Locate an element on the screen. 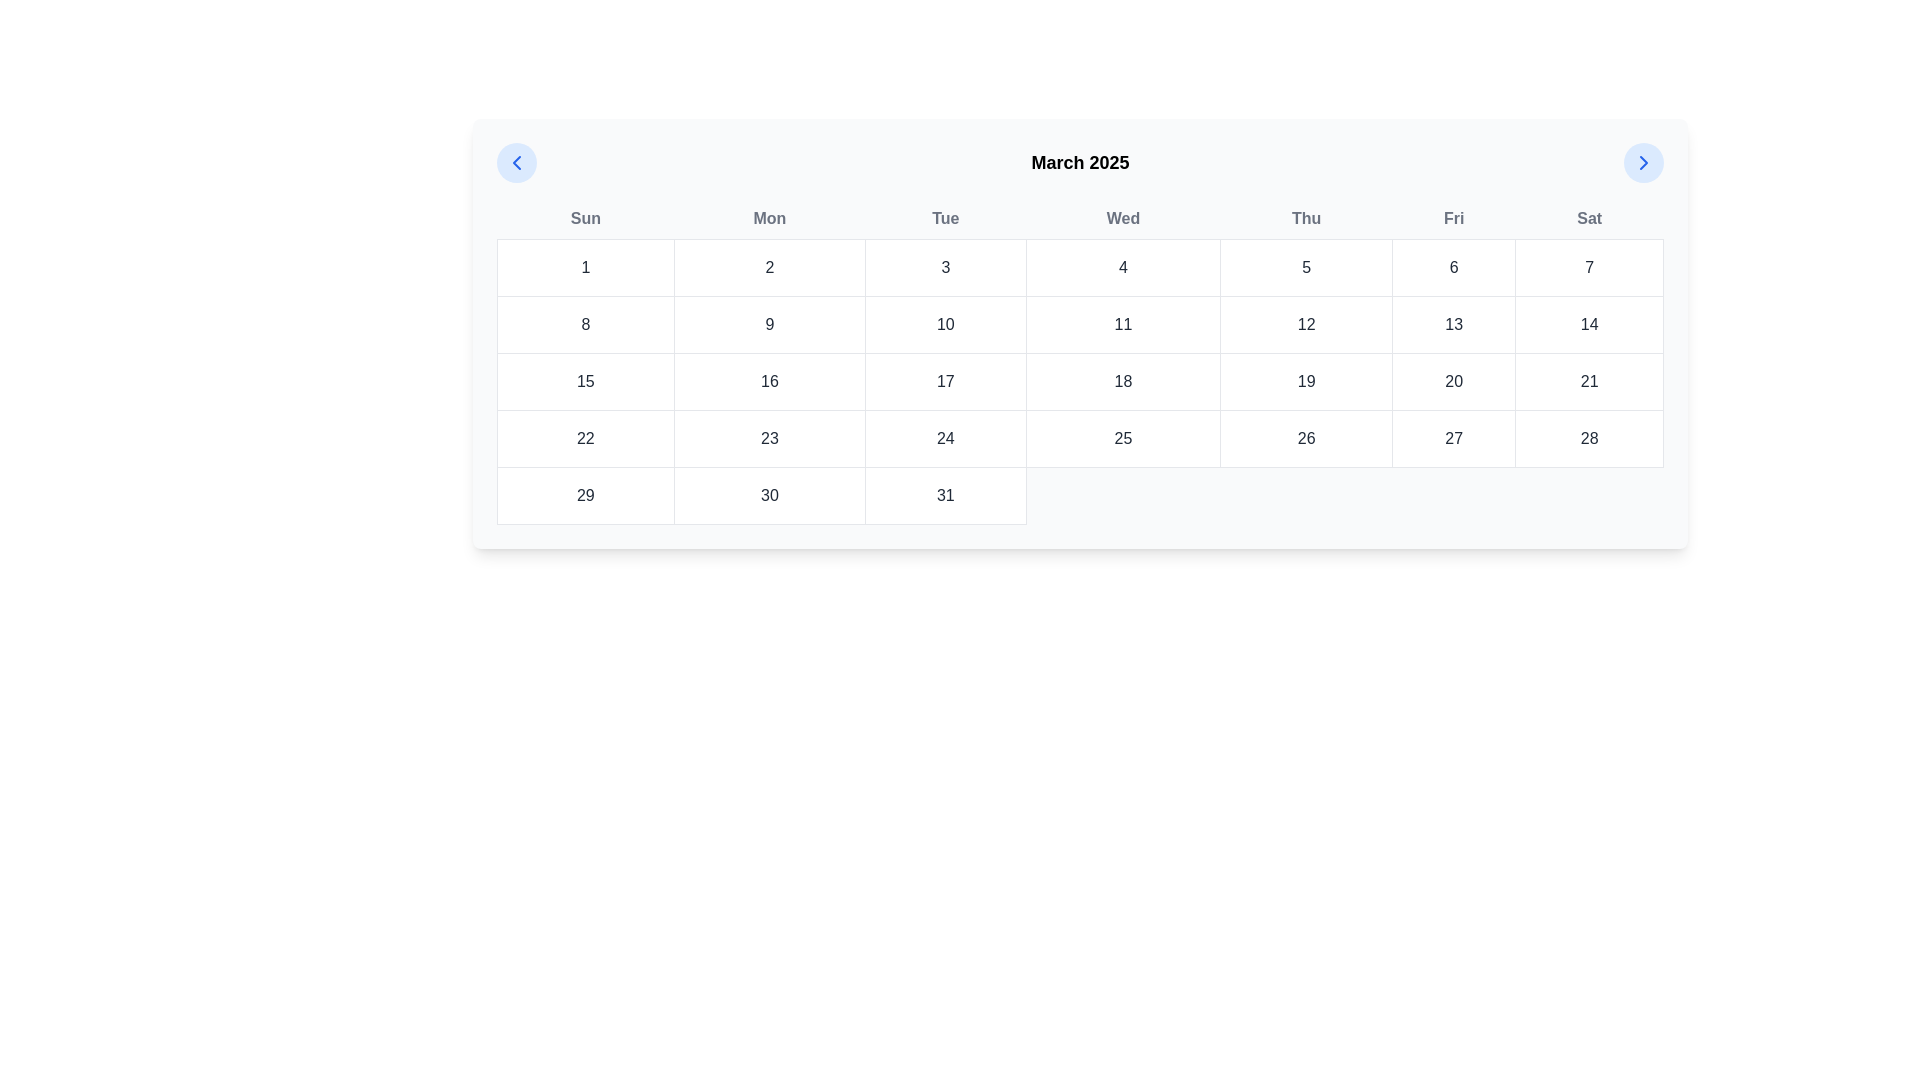  the header label indicating 'Thu', which is the fifth weekday label in the calendar interface is located at coordinates (1306, 219).